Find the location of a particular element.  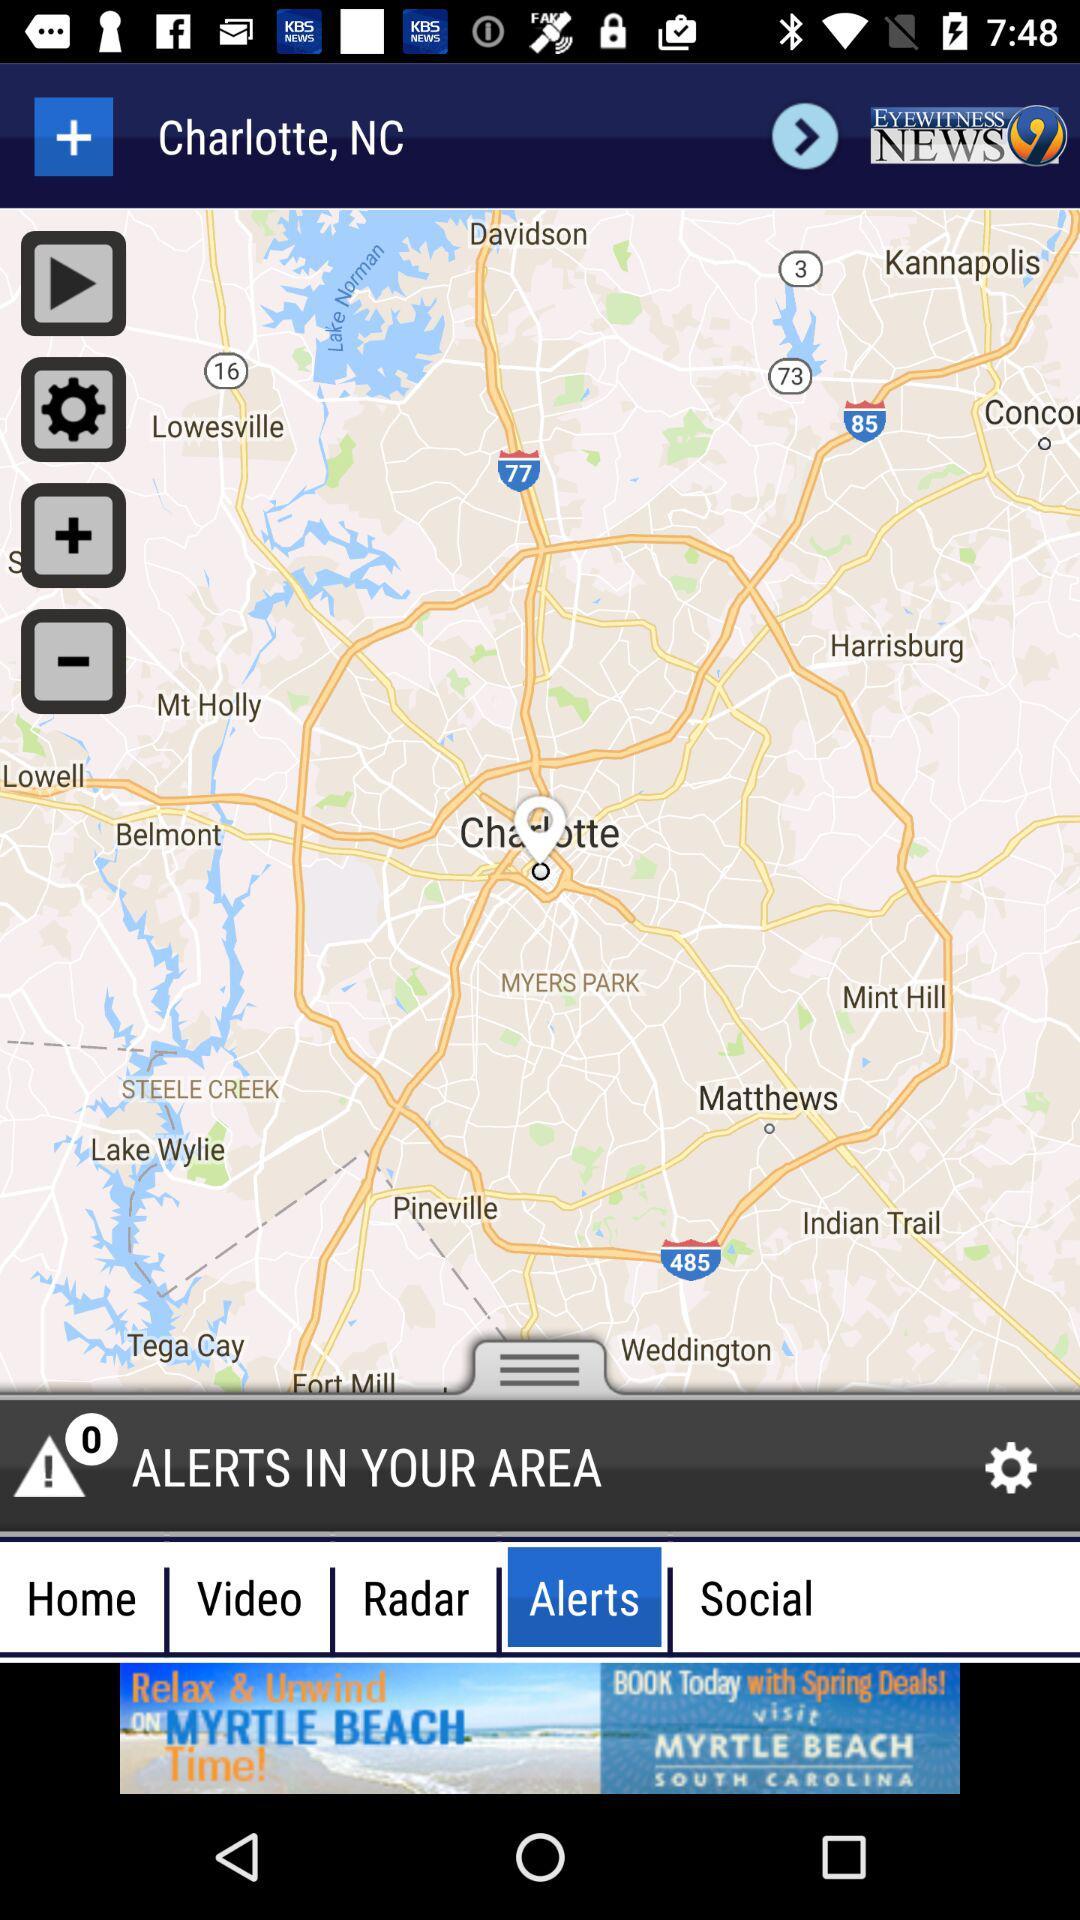

go back is located at coordinates (72, 135).